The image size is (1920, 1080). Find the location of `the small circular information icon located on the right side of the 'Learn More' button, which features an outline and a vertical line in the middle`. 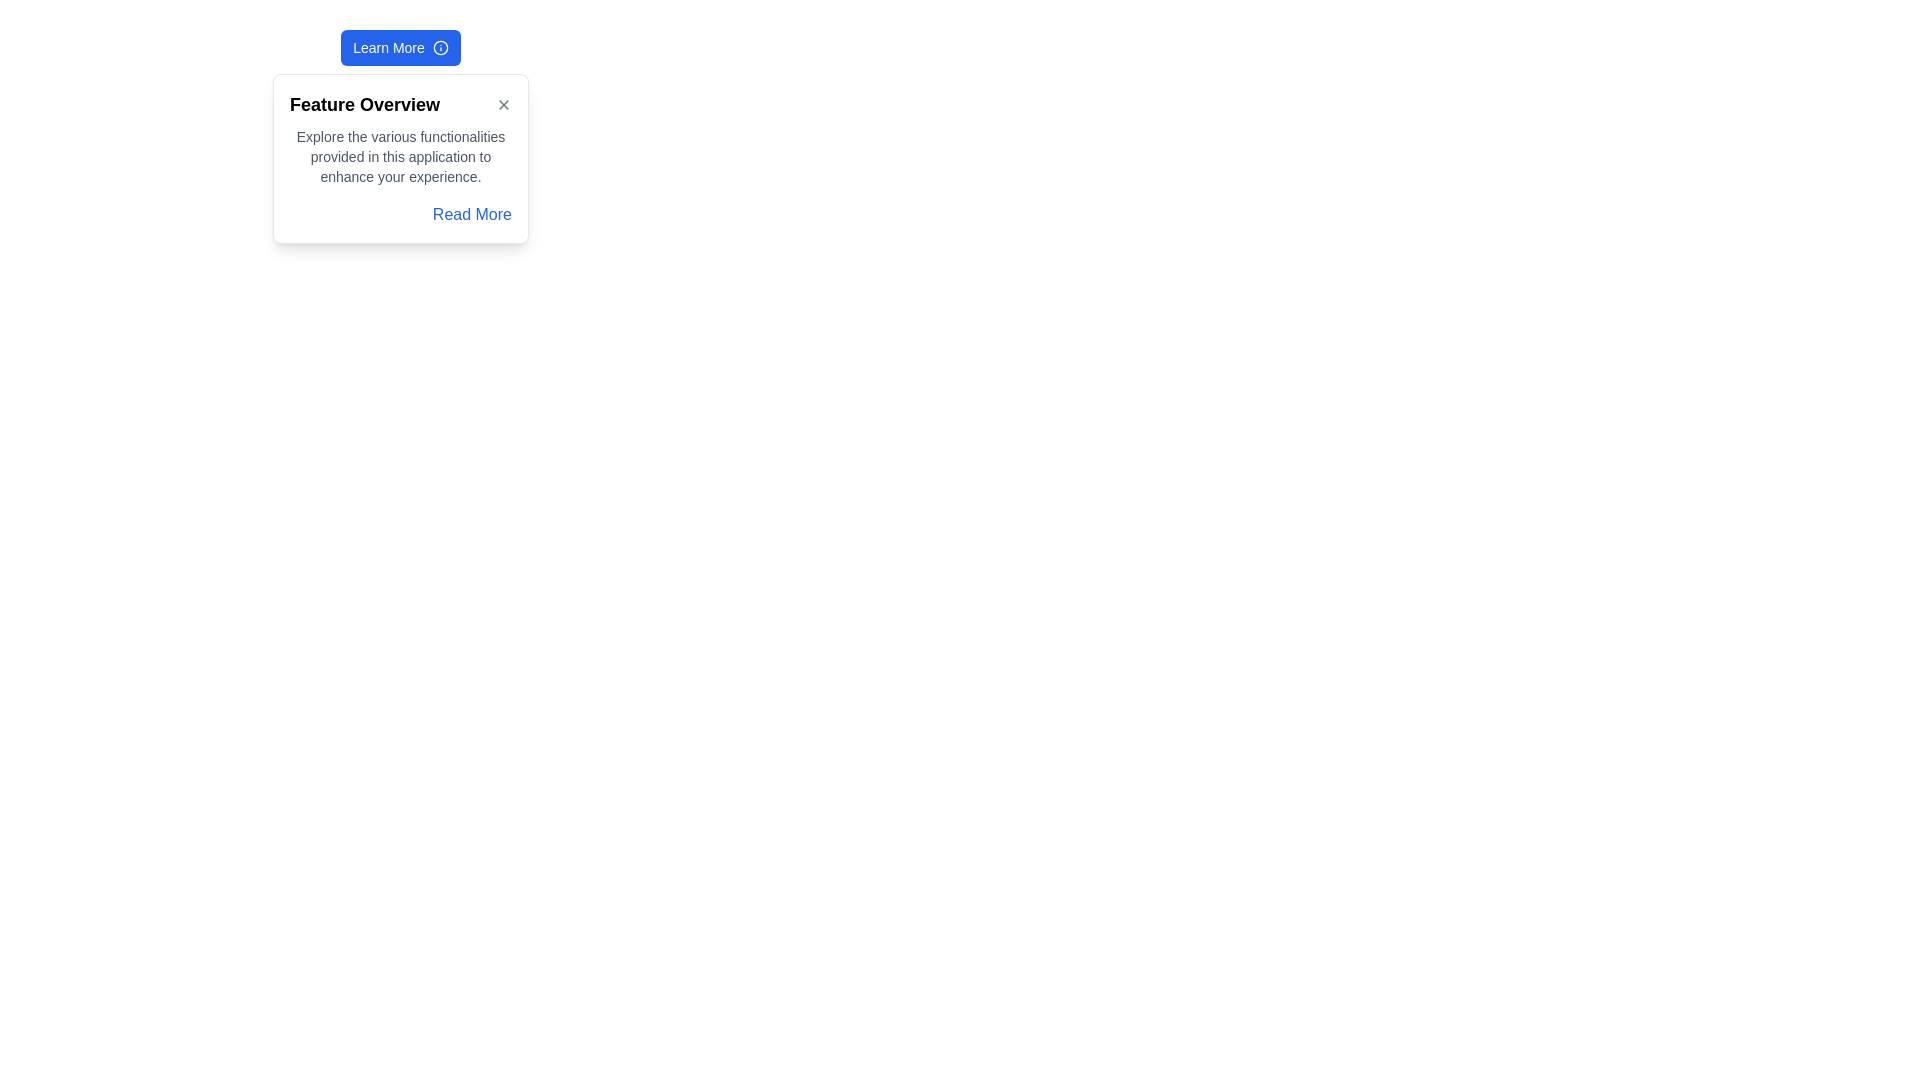

the small circular information icon located on the right side of the 'Learn More' button, which features an outline and a vertical line in the middle is located at coordinates (439, 46).